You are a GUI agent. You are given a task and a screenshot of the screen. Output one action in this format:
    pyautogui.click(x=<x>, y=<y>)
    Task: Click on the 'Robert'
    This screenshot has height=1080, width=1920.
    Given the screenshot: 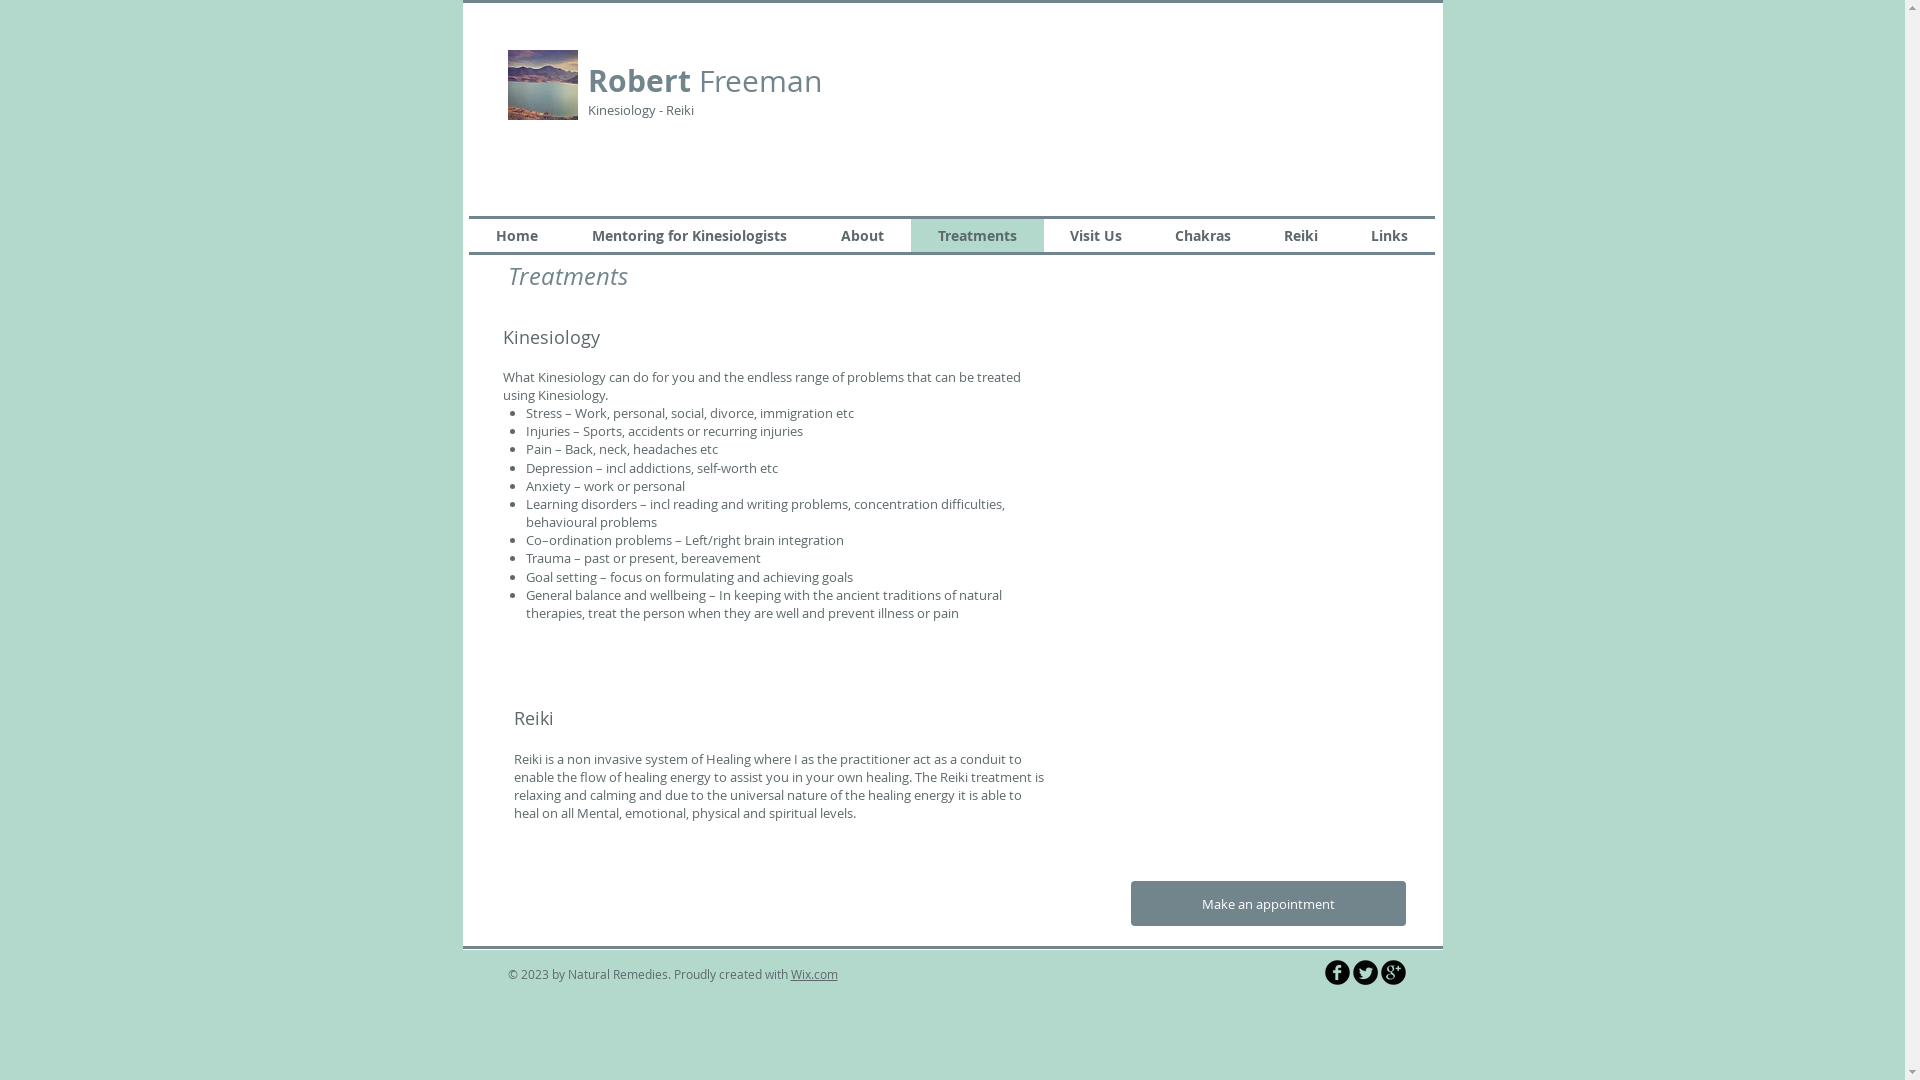 What is the action you would take?
    pyautogui.click(x=587, y=80)
    